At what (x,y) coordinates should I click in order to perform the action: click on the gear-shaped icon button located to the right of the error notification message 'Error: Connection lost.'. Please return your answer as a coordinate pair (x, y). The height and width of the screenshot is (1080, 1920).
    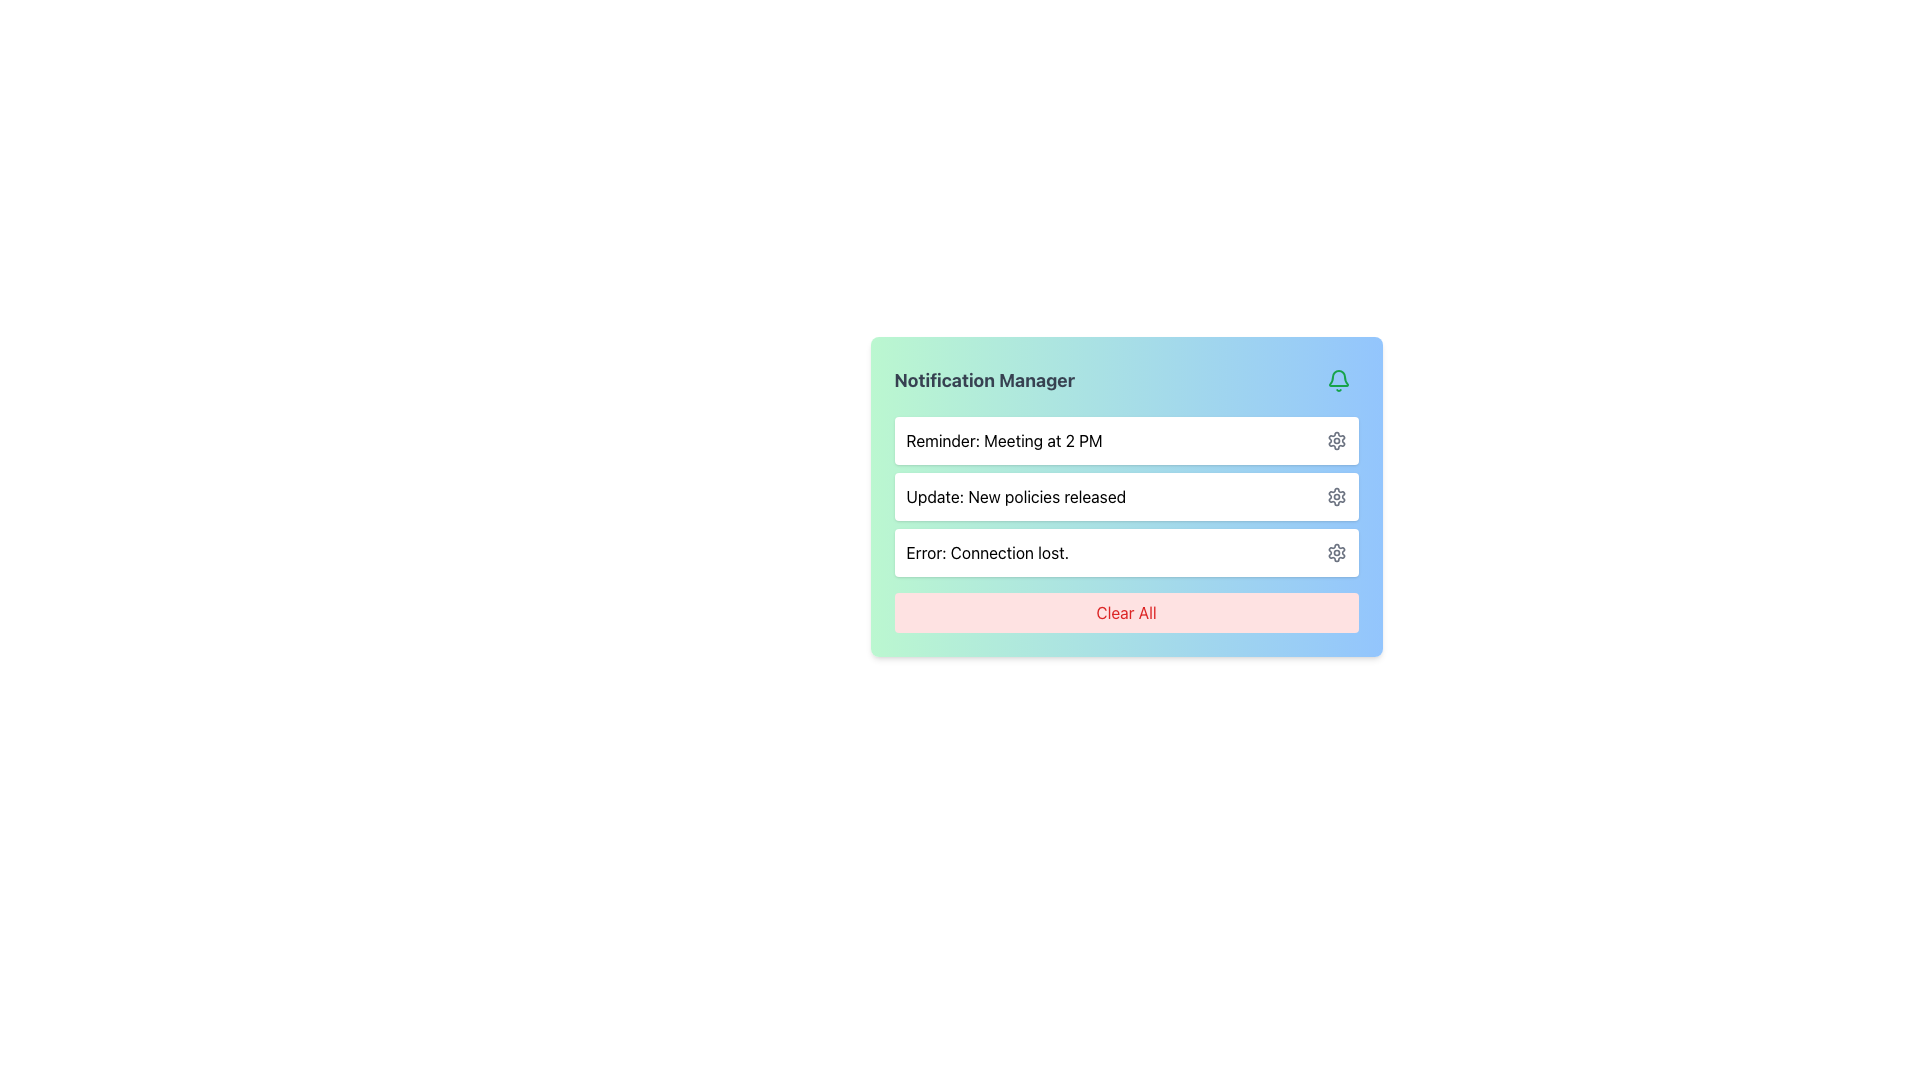
    Looking at the image, I should click on (1336, 552).